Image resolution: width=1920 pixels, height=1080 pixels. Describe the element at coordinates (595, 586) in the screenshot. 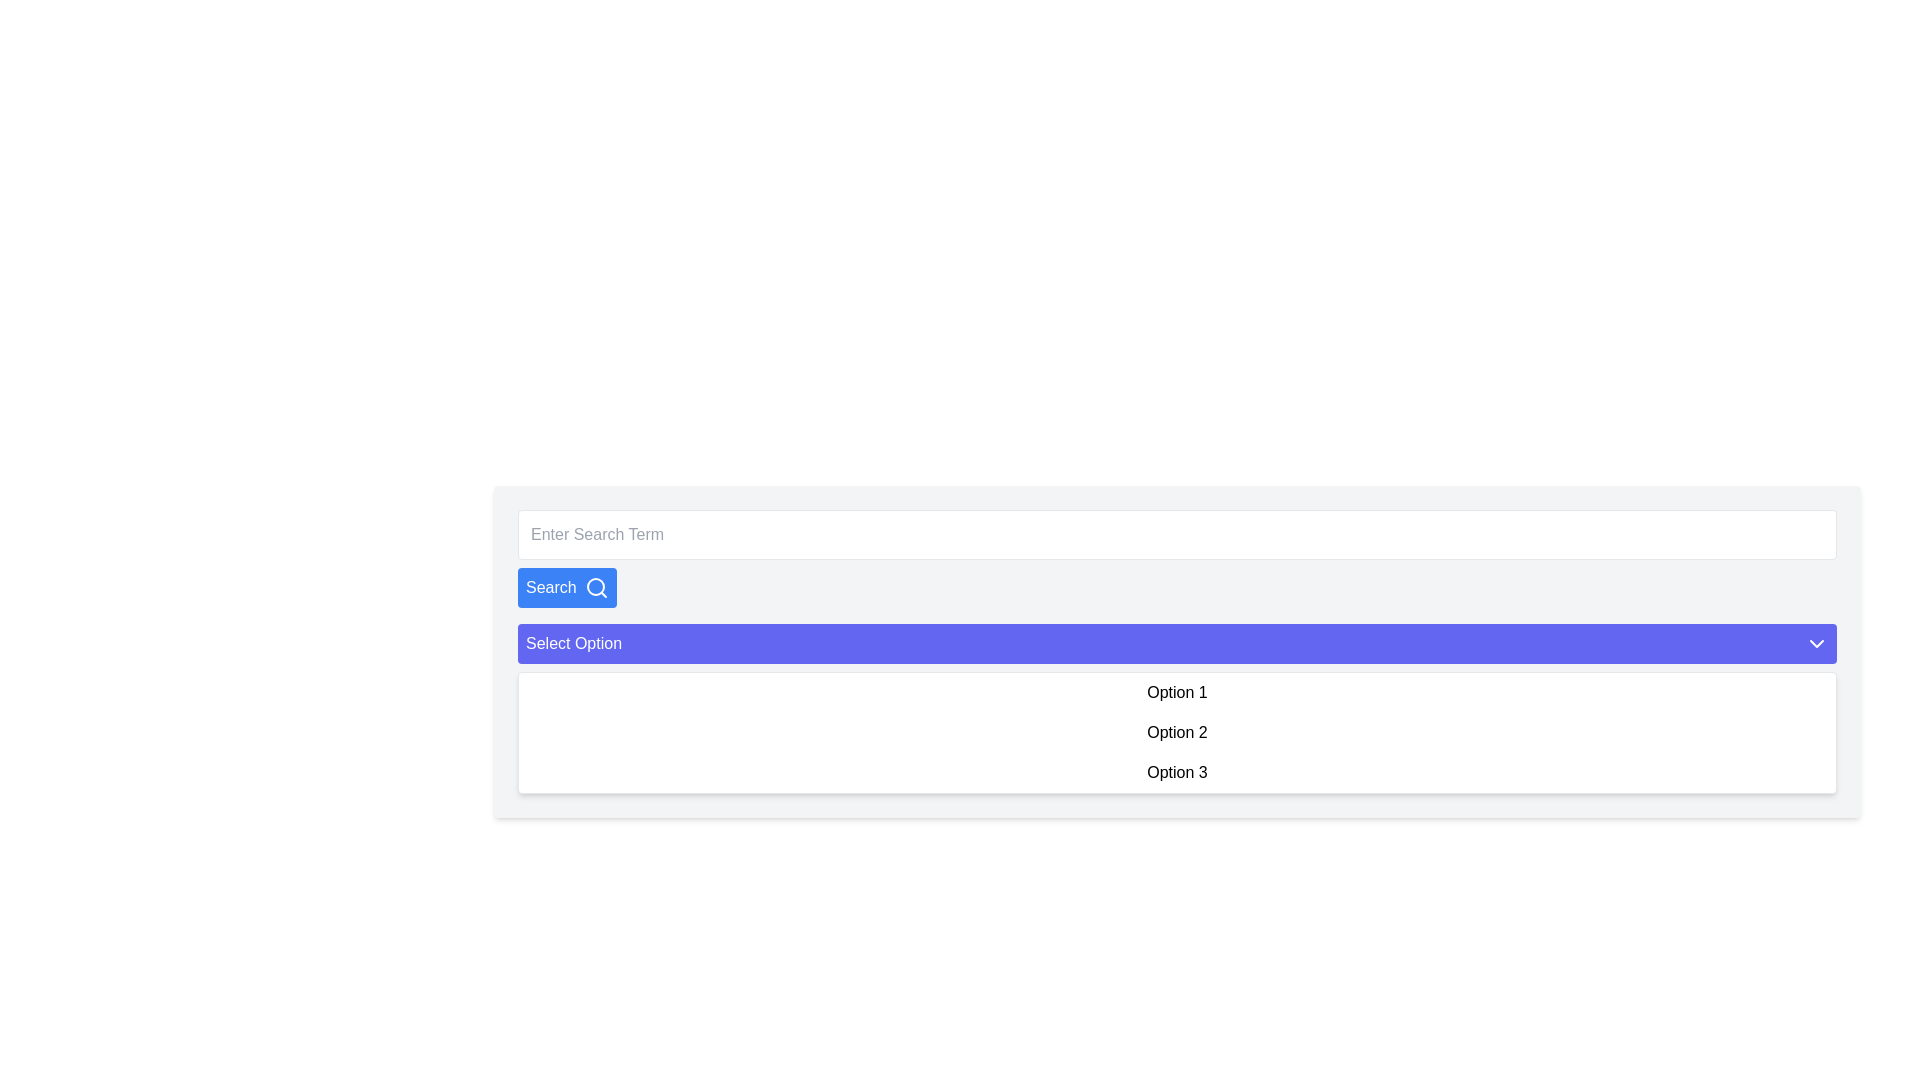

I see `the search icon located to the right of the blue 'Search' button, which triggers the search functionality` at that location.